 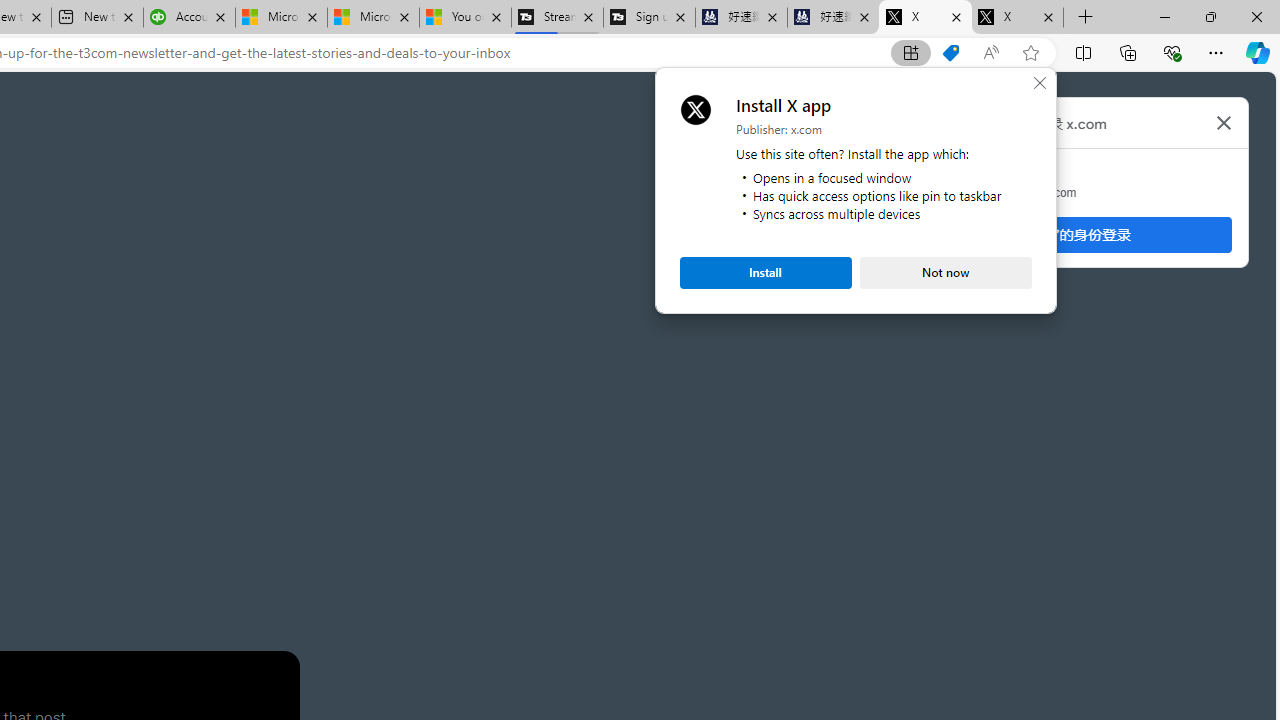 I want to click on 'Install', so click(x=765, y=272).